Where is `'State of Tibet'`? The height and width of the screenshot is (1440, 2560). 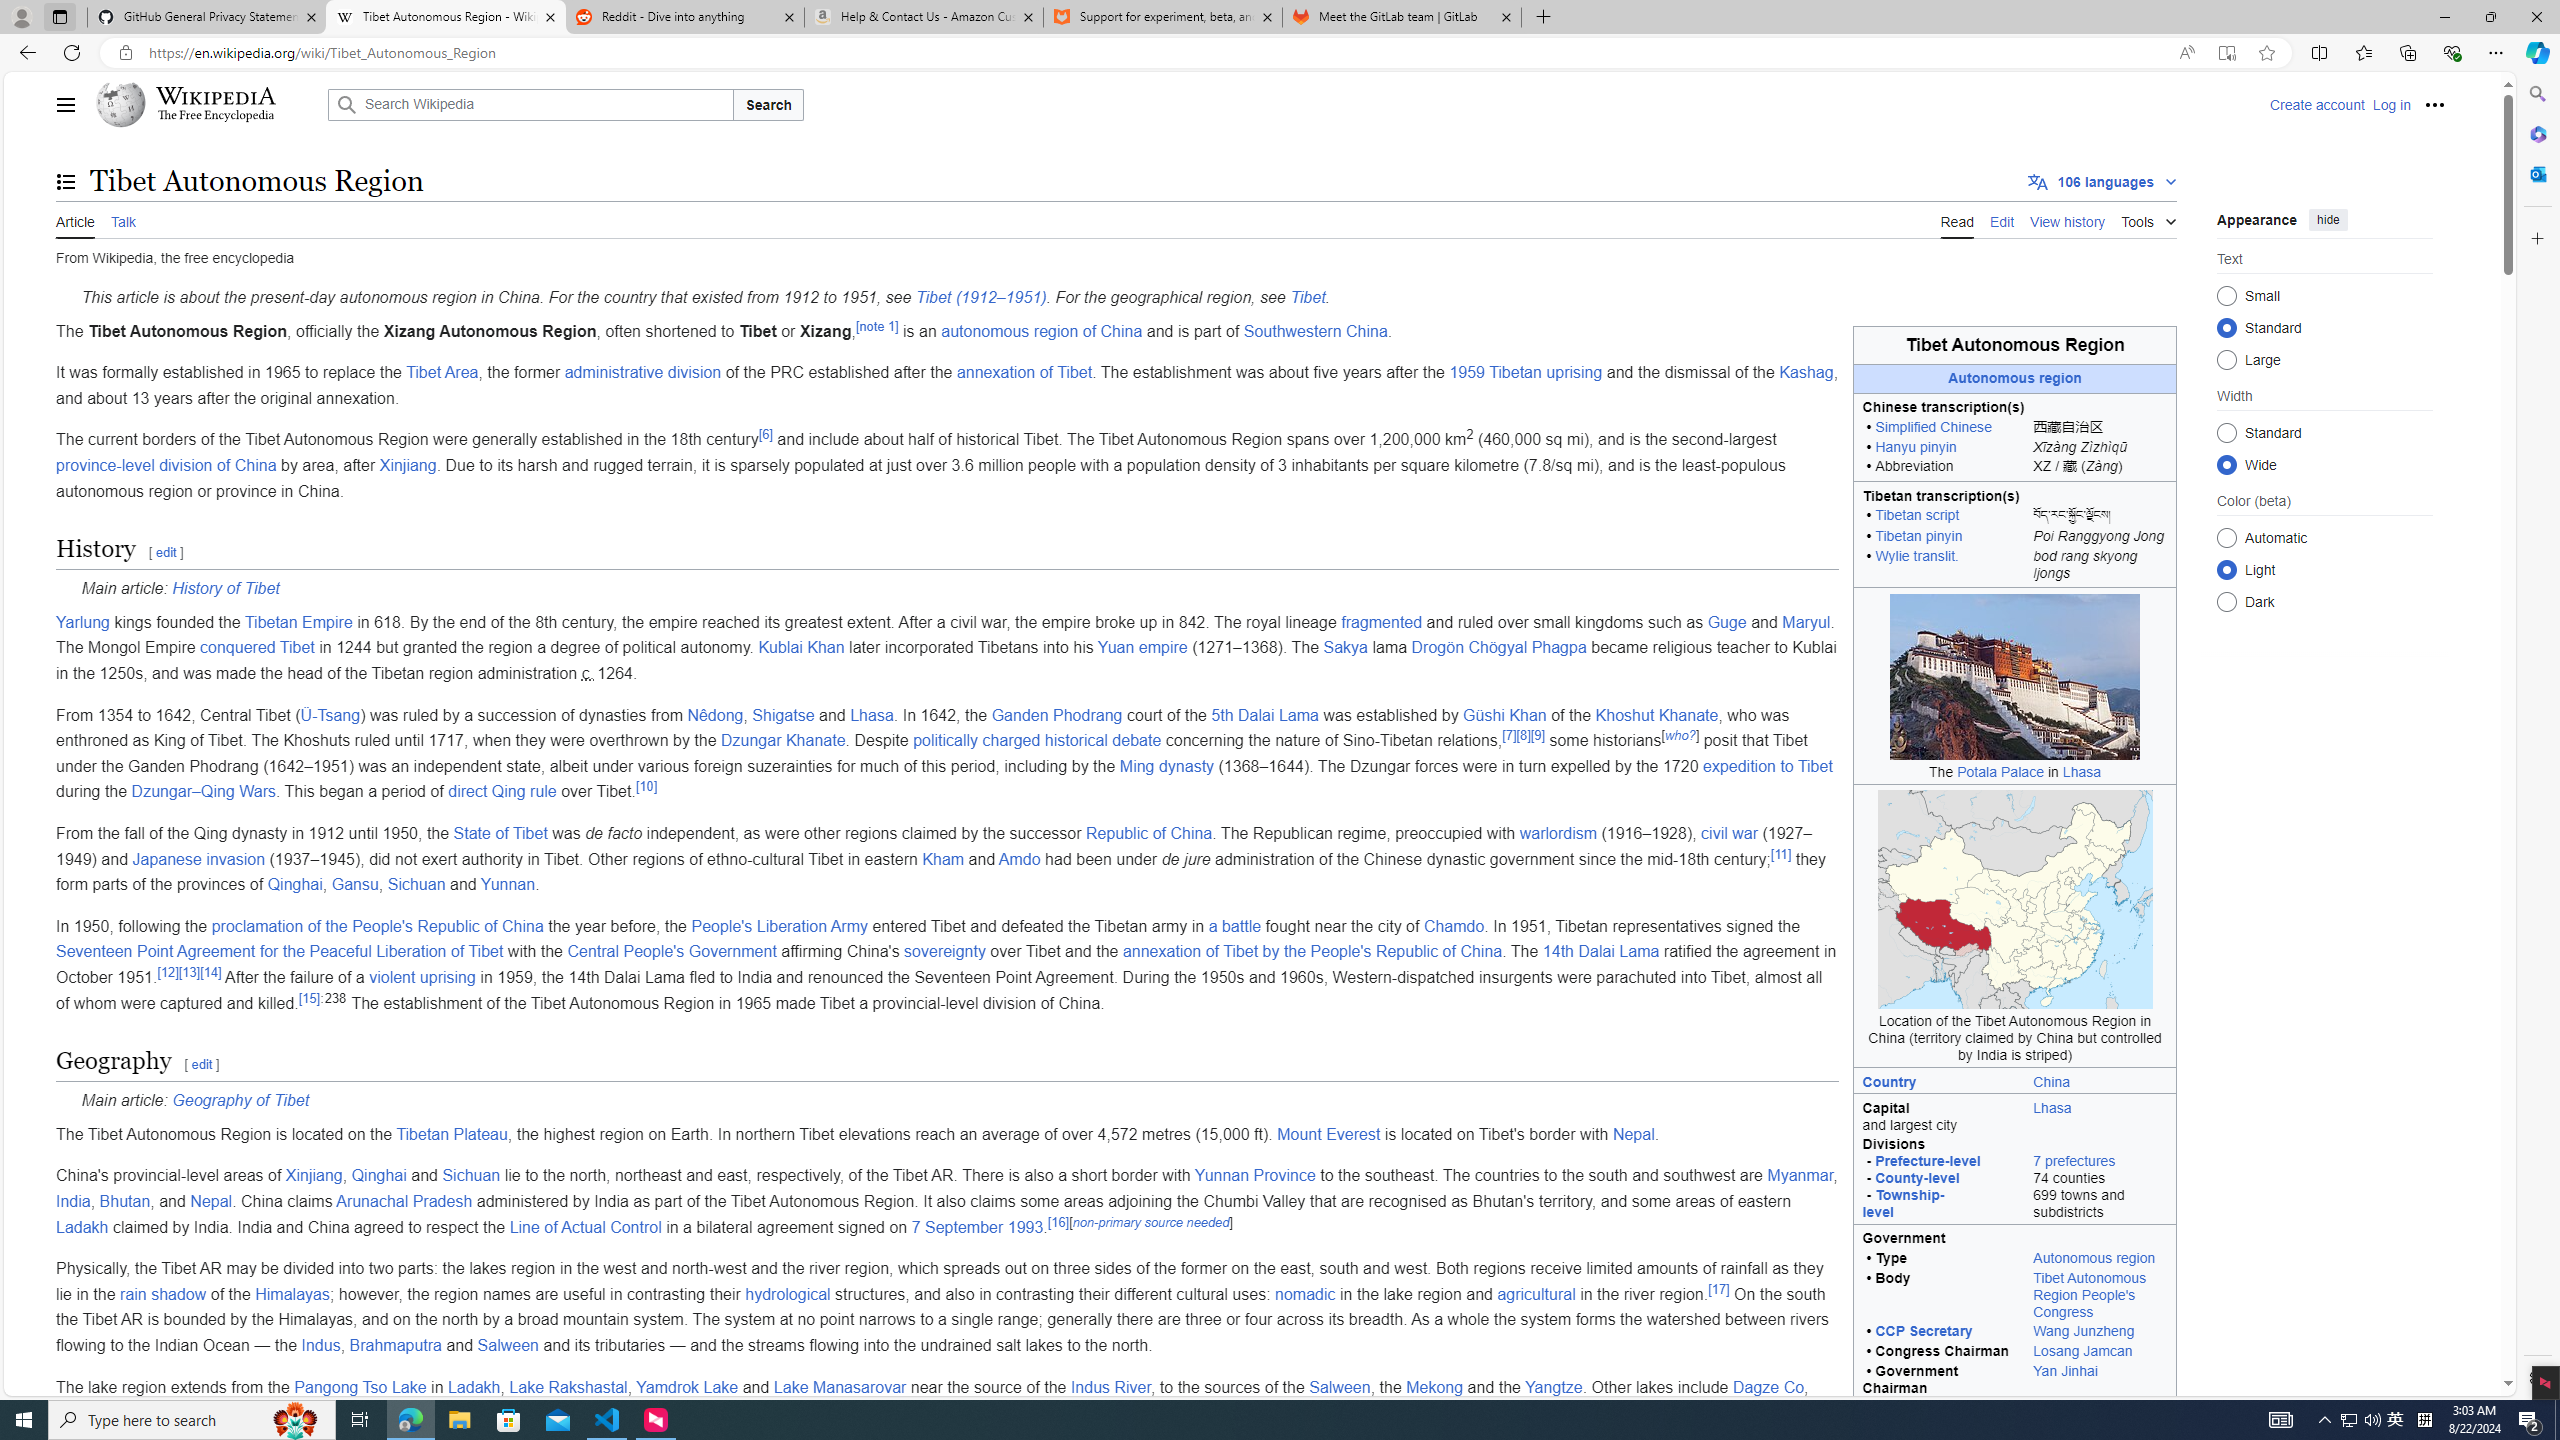
'State of Tibet' is located at coordinates (500, 832).